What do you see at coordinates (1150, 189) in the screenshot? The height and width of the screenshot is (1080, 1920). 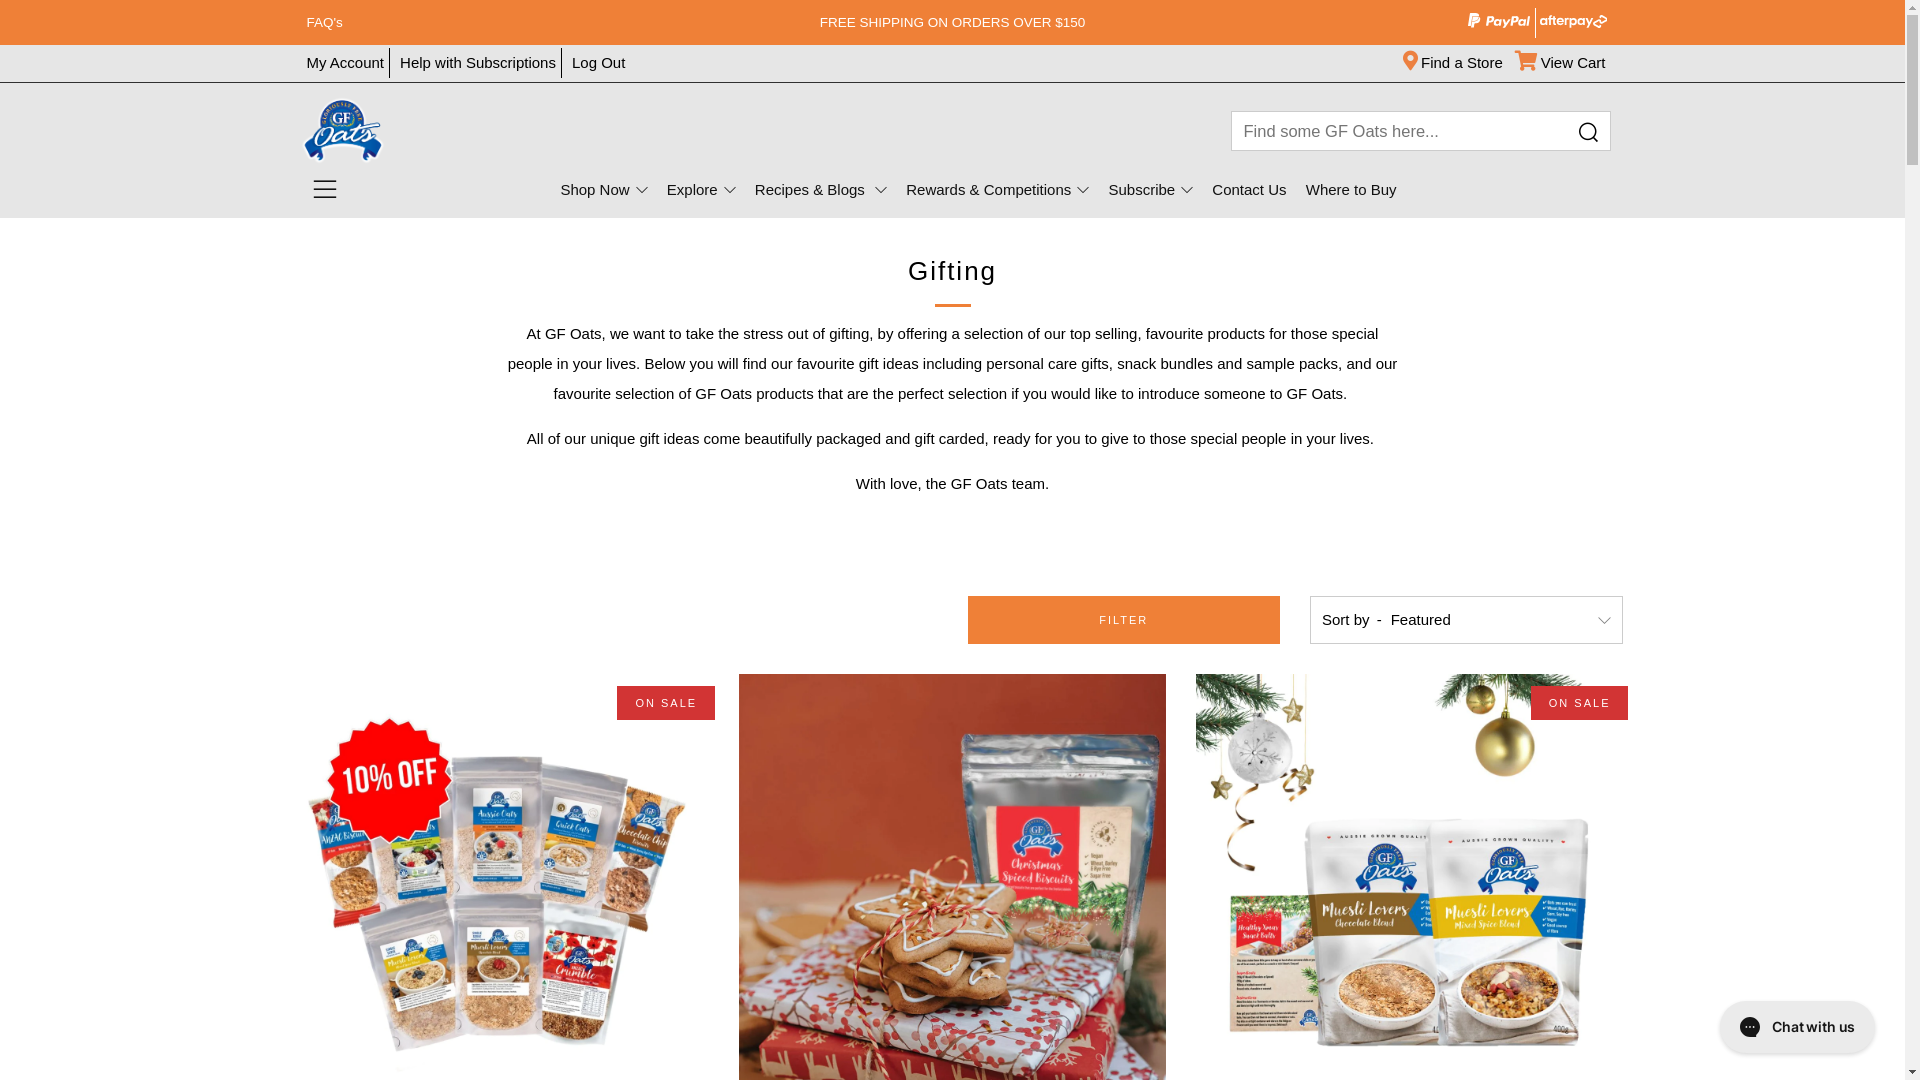 I see `'Subscribe'` at bounding box center [1150, 189].